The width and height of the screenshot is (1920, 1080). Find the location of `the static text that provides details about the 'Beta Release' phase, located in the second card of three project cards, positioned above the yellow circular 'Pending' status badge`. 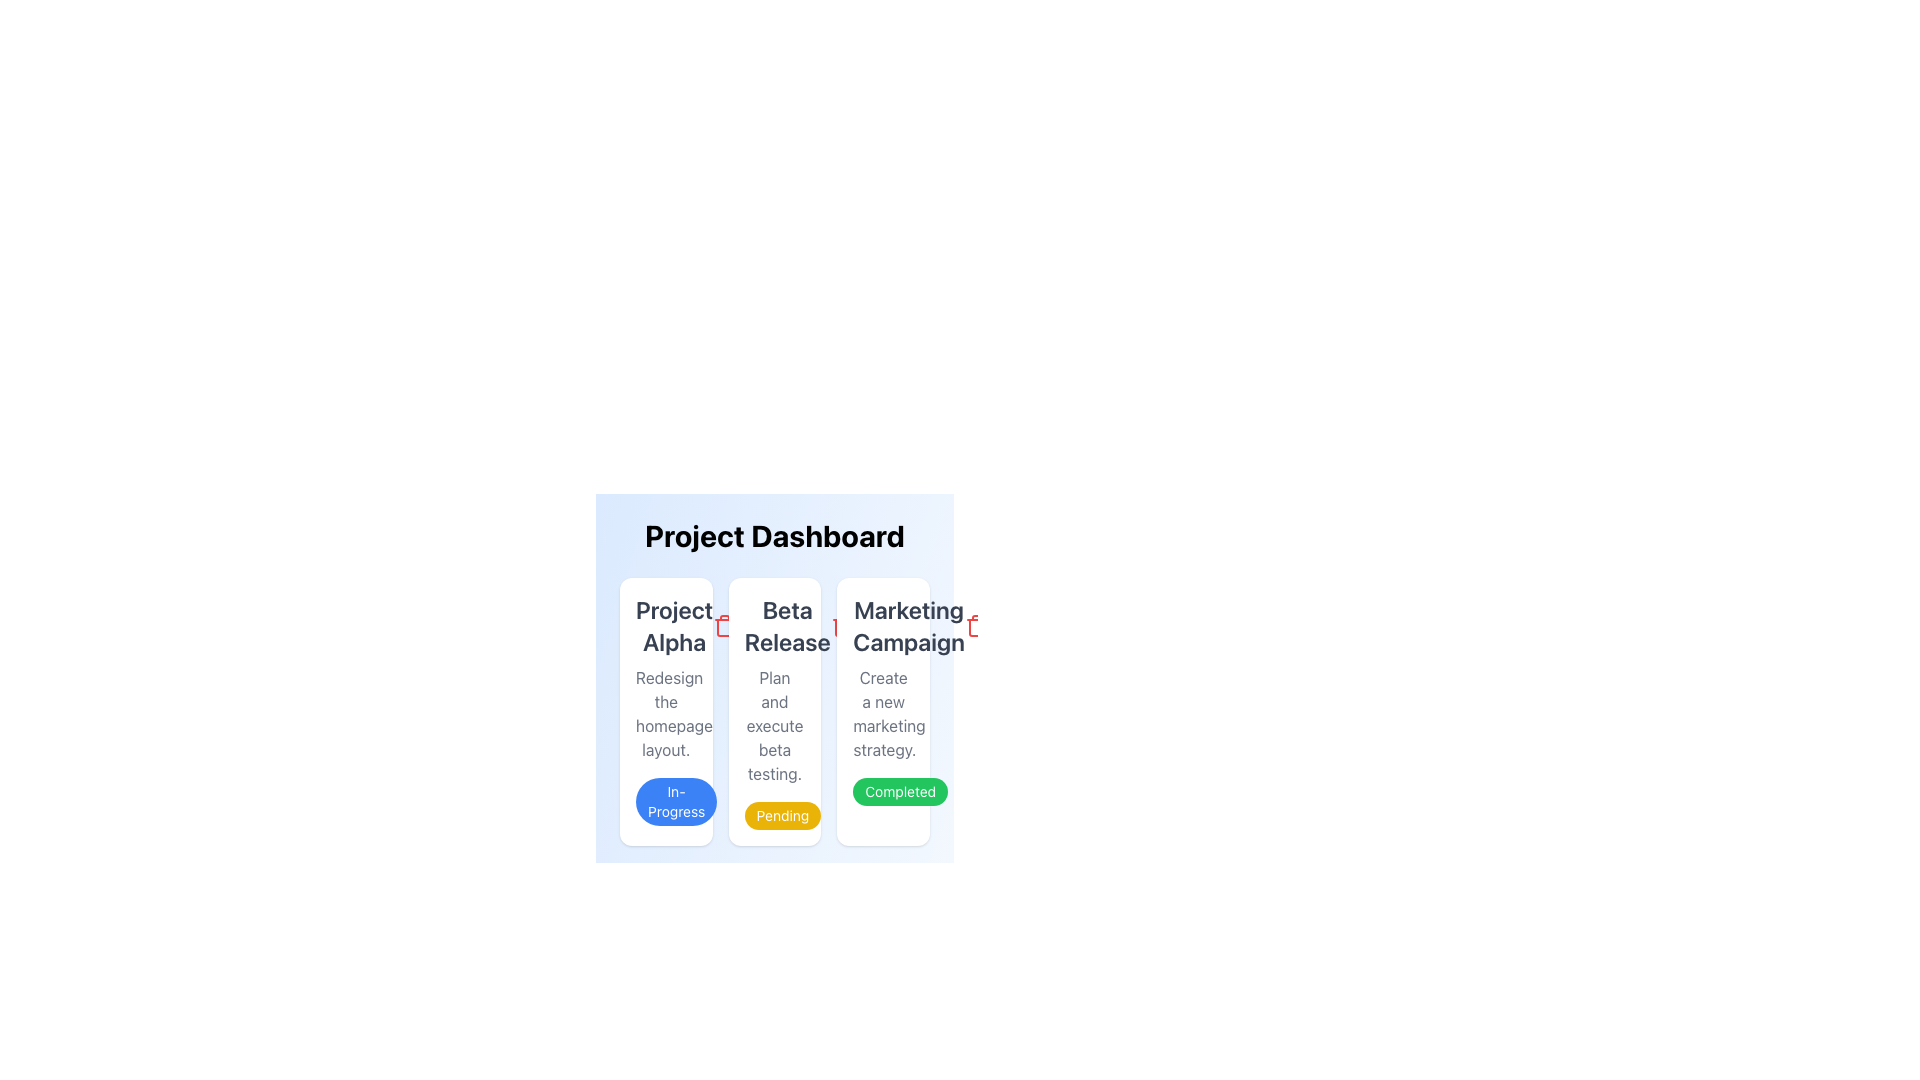

the static text that provides details about the 'Beta Release' phase, located in the second card of three project cards, positioned above the yellow circular 'Pending' status badge is located at coordinates (773, 725).